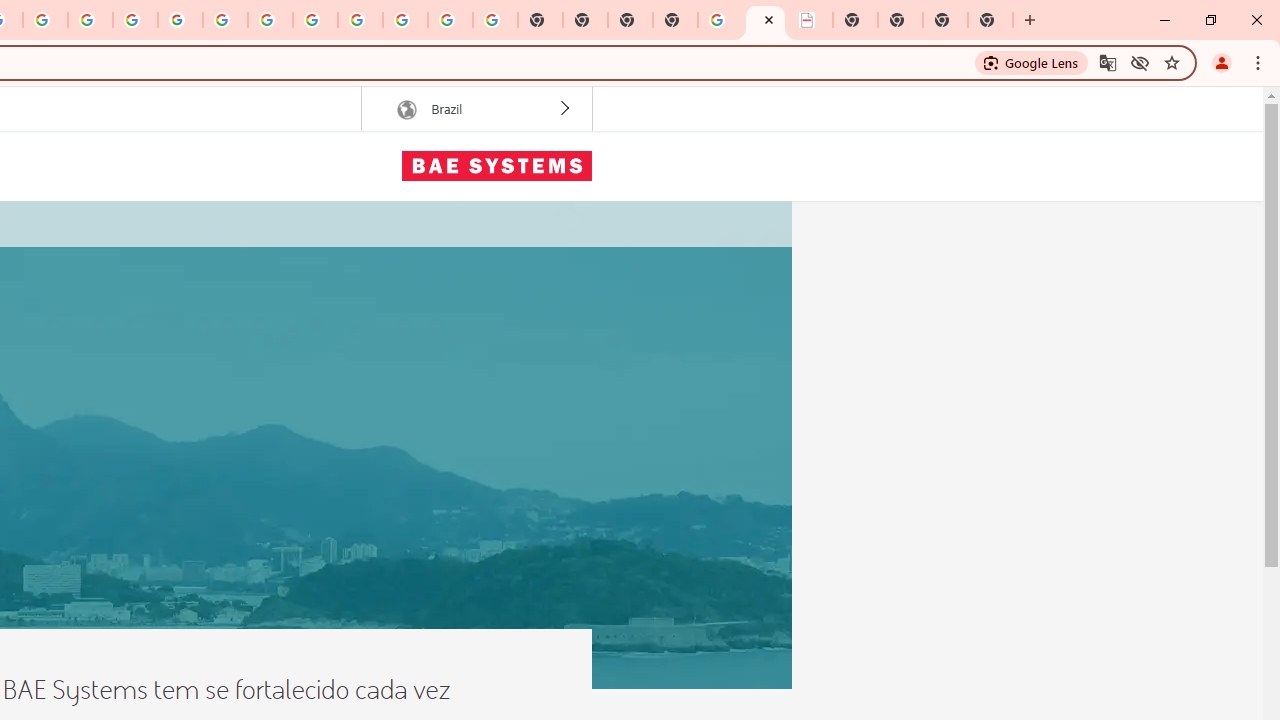  I want to click on 'BAE Systems Brasil | BAE Systems', so click(764, 20).